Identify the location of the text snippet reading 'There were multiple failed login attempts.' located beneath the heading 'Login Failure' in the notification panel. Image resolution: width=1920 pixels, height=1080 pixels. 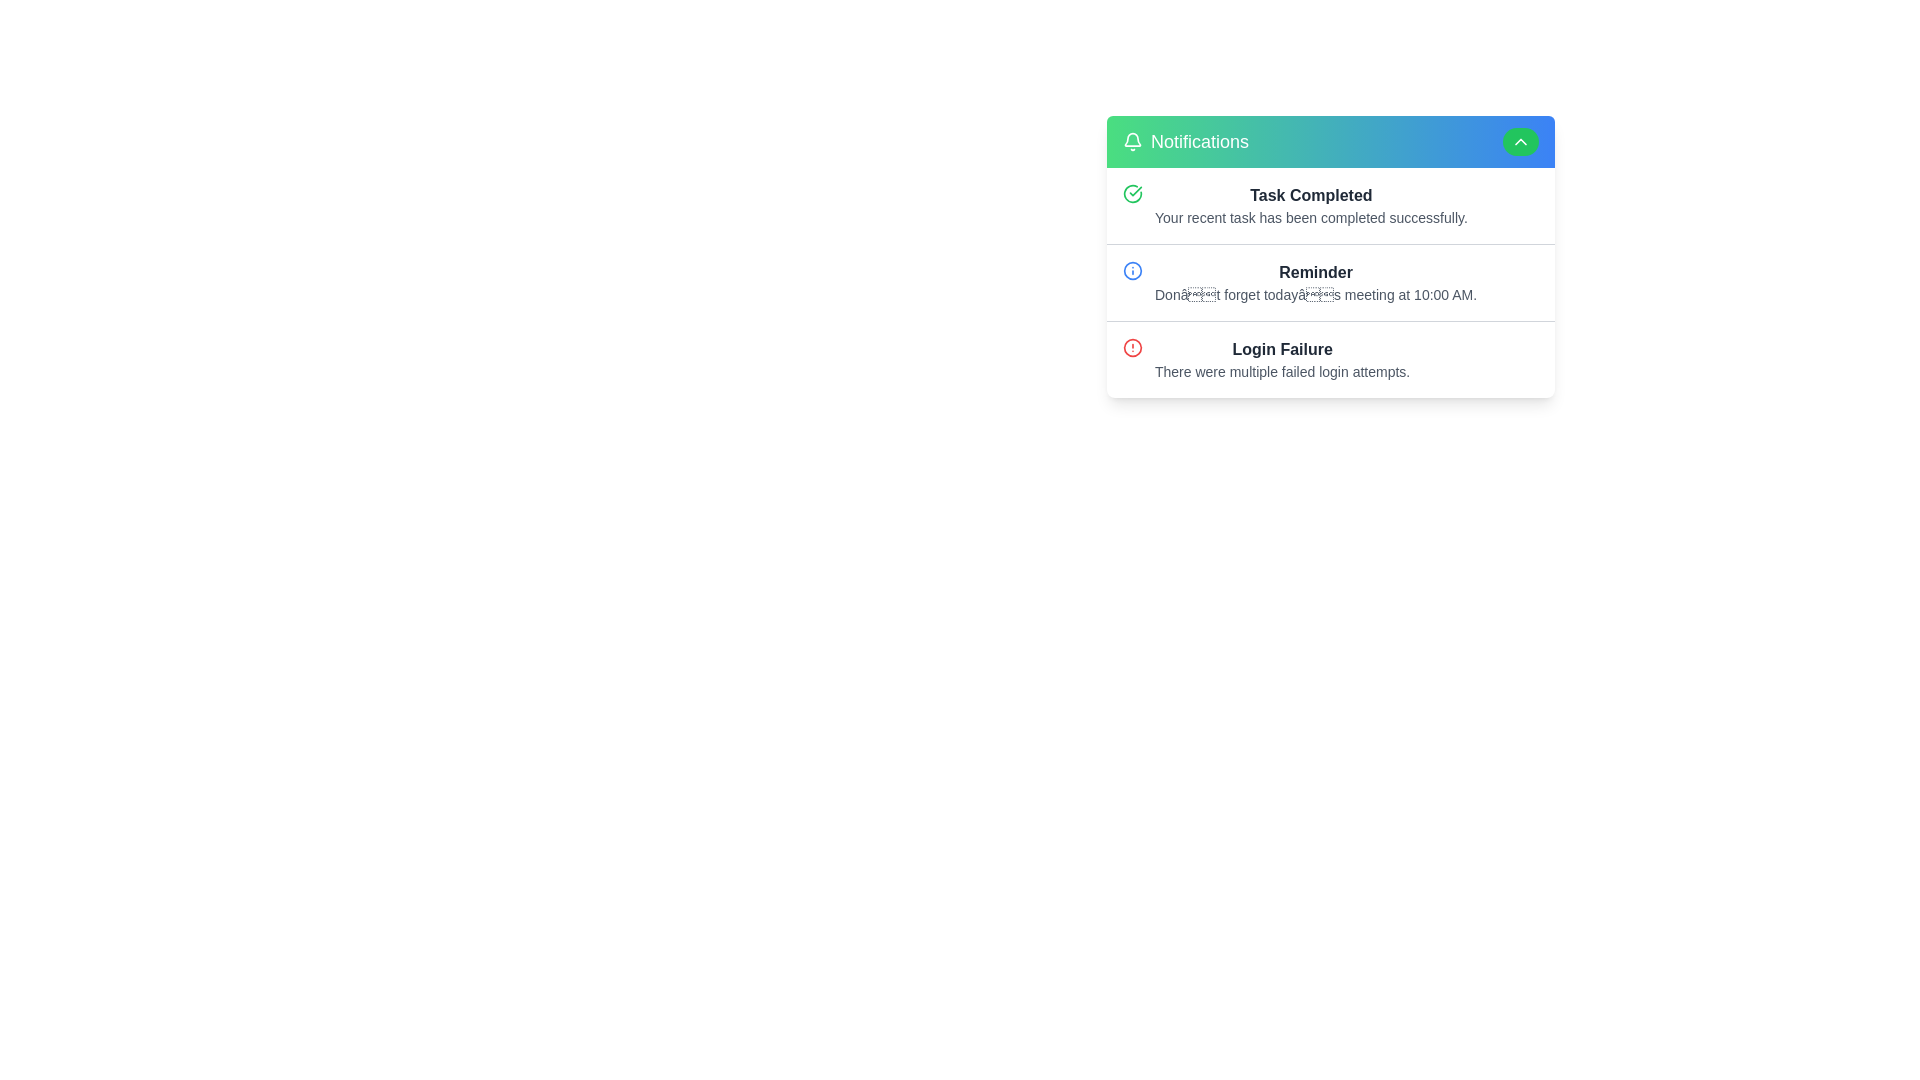
(1282, 371).